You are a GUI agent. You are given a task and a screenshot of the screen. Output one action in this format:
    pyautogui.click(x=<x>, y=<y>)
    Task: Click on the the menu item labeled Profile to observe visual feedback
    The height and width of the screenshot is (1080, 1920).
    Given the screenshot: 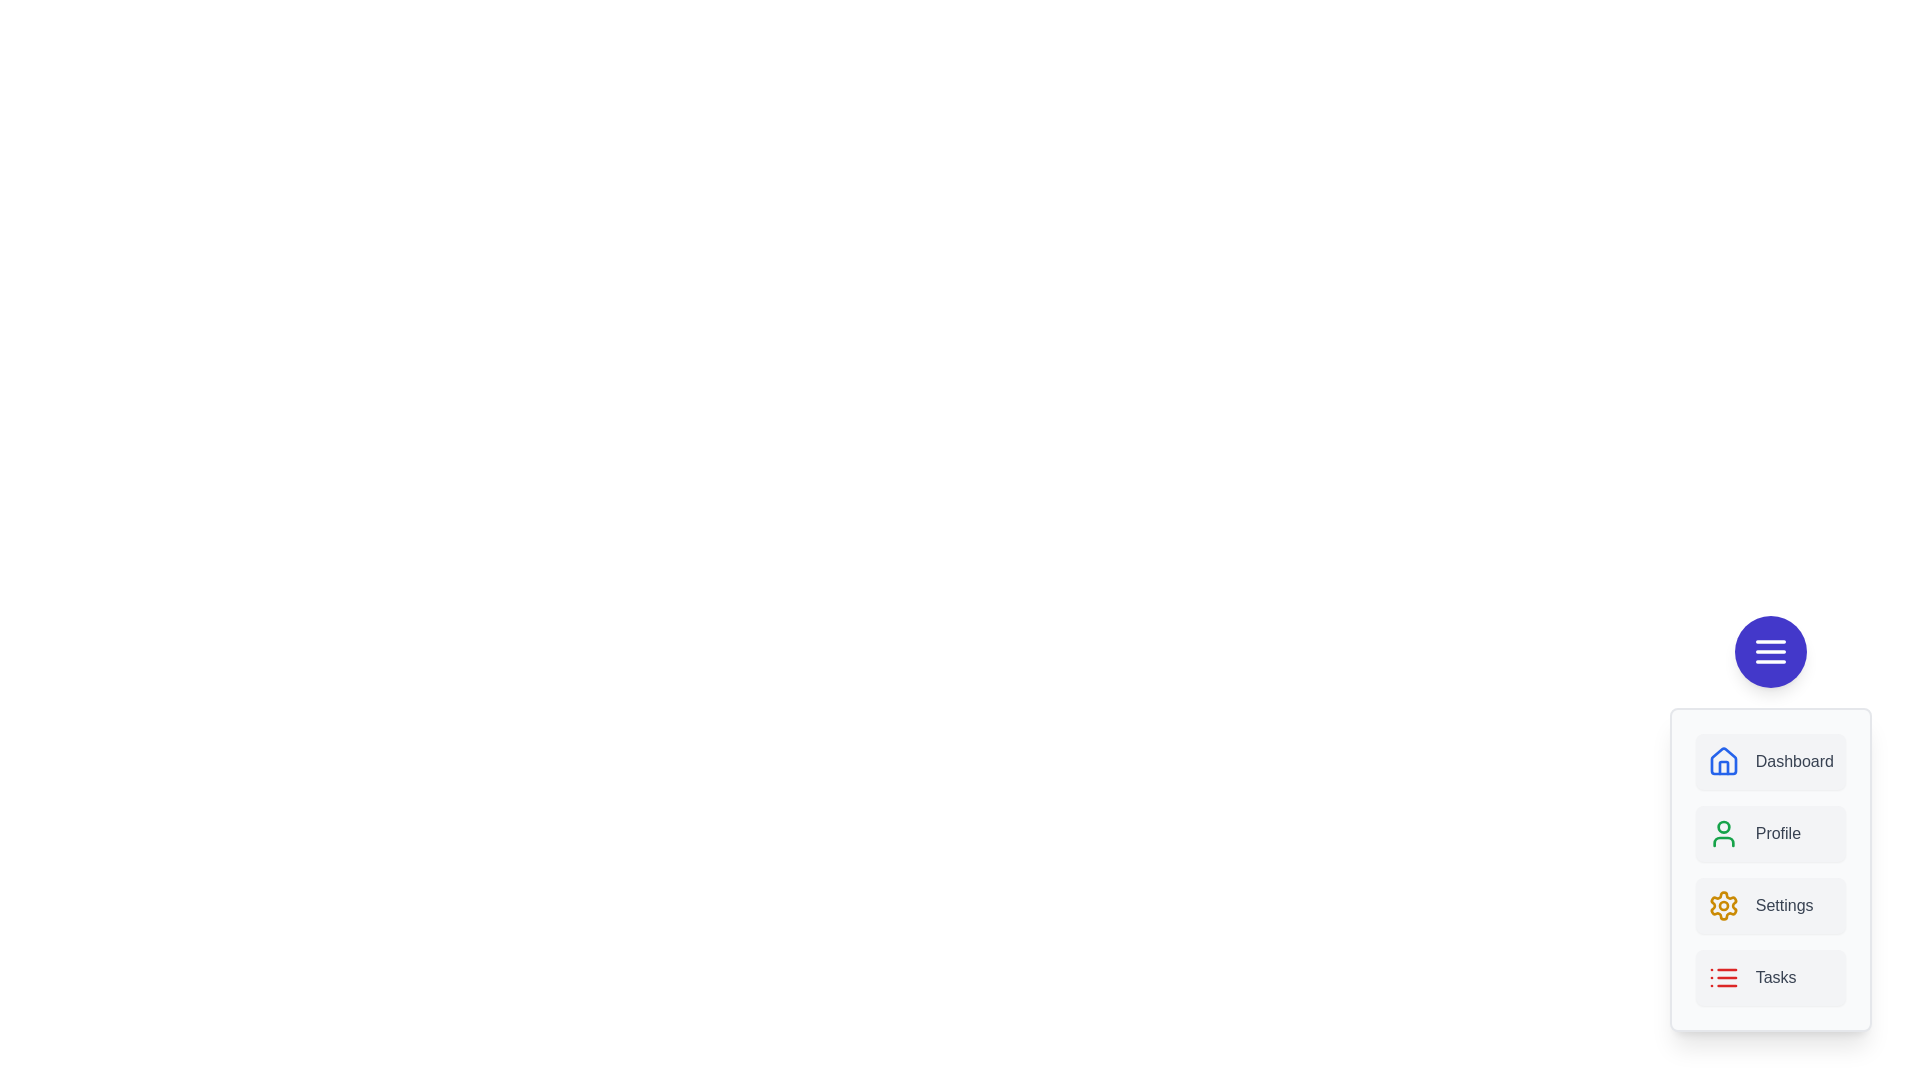 What is the action you would take?
    pyautogui.click(x=1770, y=833)
    